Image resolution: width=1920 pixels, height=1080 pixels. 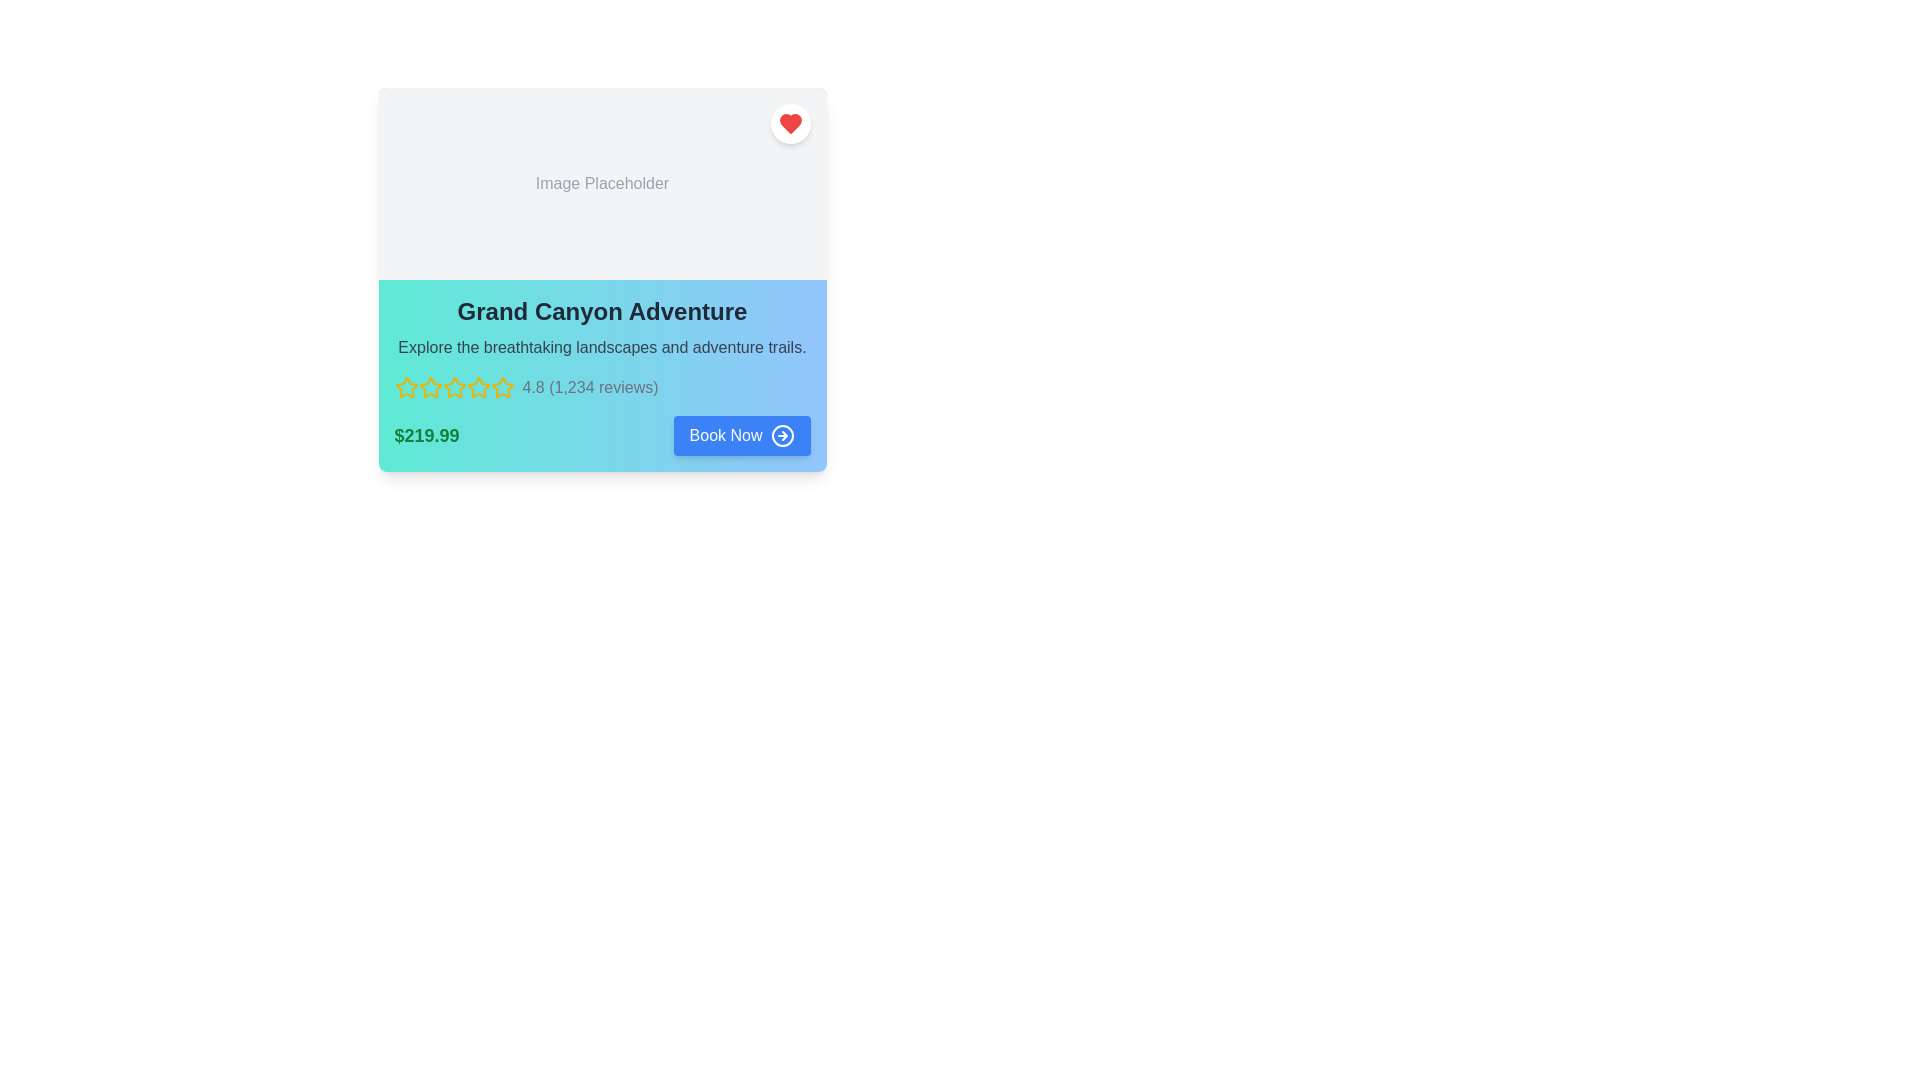 What do you see at coordinates (589, 388) in the screenshot?
I see `rating value from the text label displaying '4.8 (1,234 reviews)' positioned to the right of the yellow star icons in the bottom section of the card interface` at bounding box center [589, 388].